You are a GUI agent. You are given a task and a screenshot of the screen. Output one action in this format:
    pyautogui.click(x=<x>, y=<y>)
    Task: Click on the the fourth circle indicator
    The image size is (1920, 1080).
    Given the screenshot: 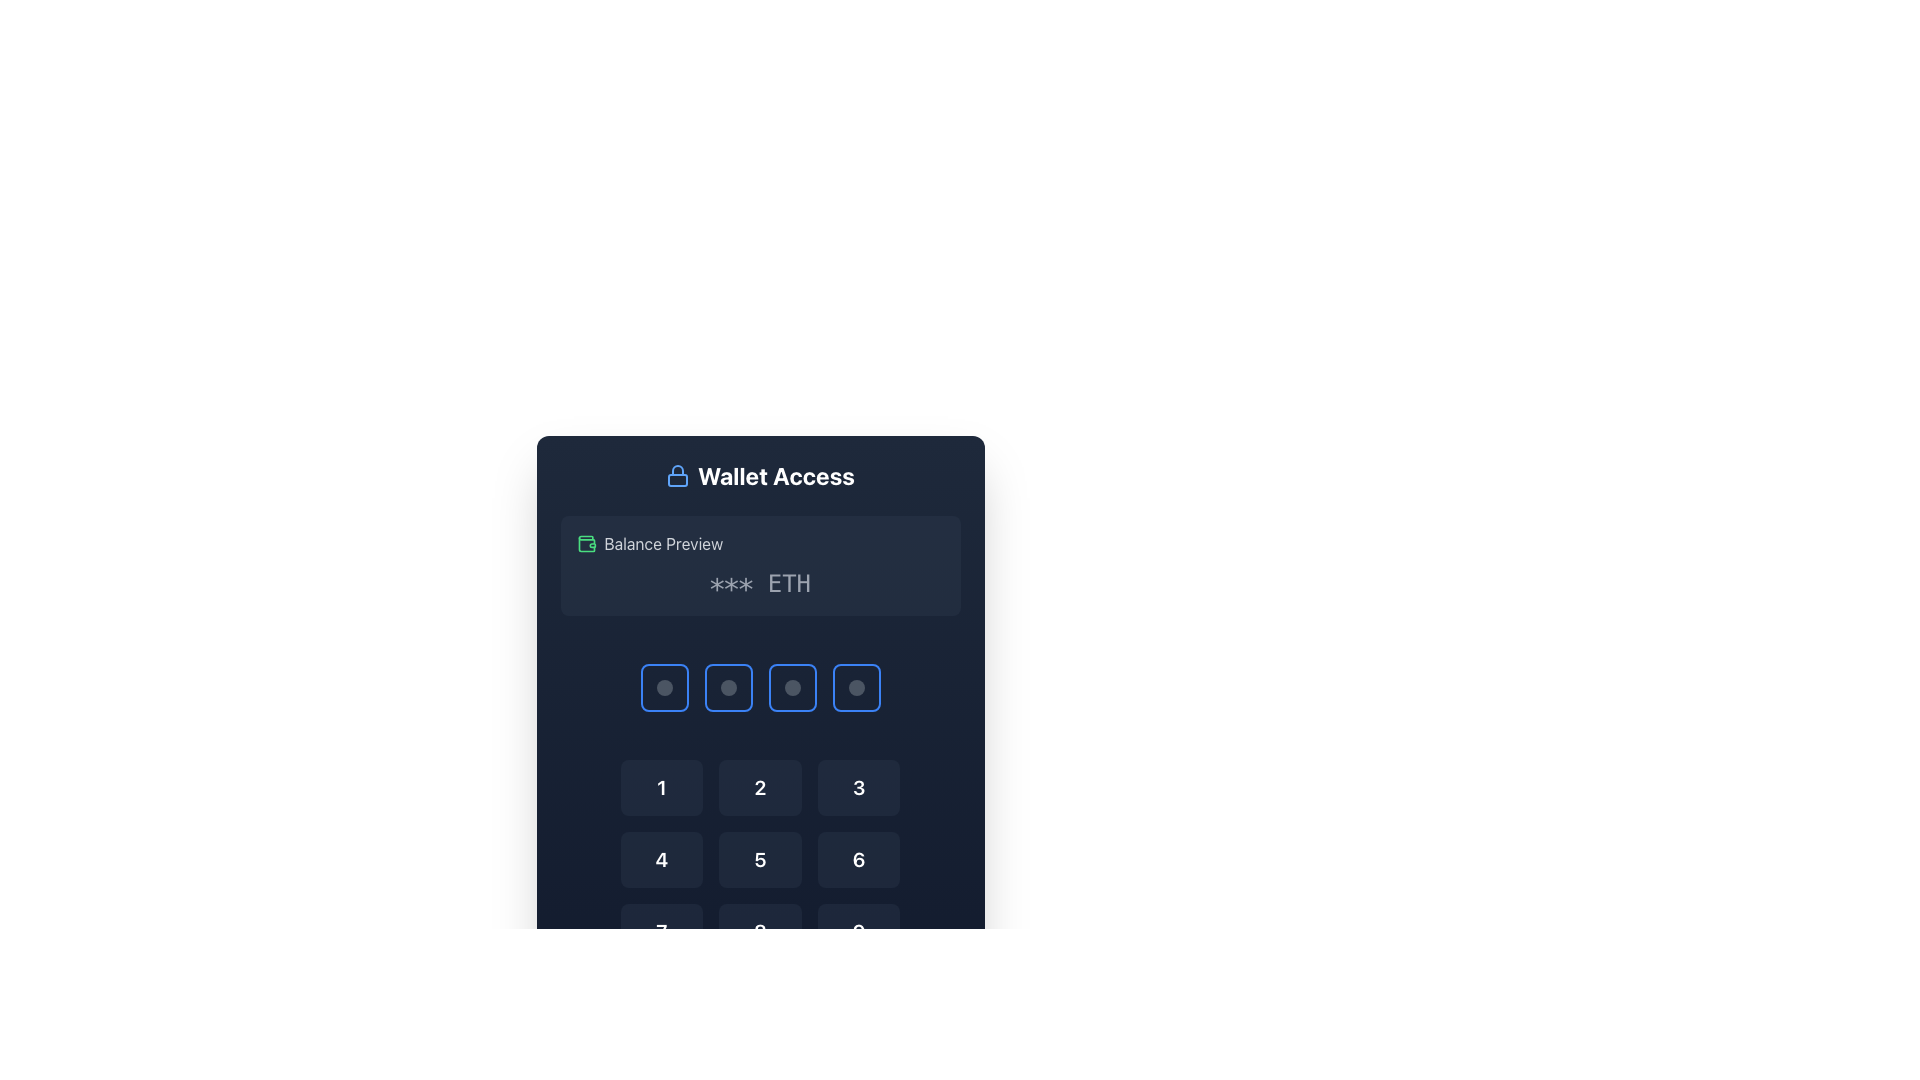 What is the action you would take?
    pyautogui.click(x=791, y=686)
    